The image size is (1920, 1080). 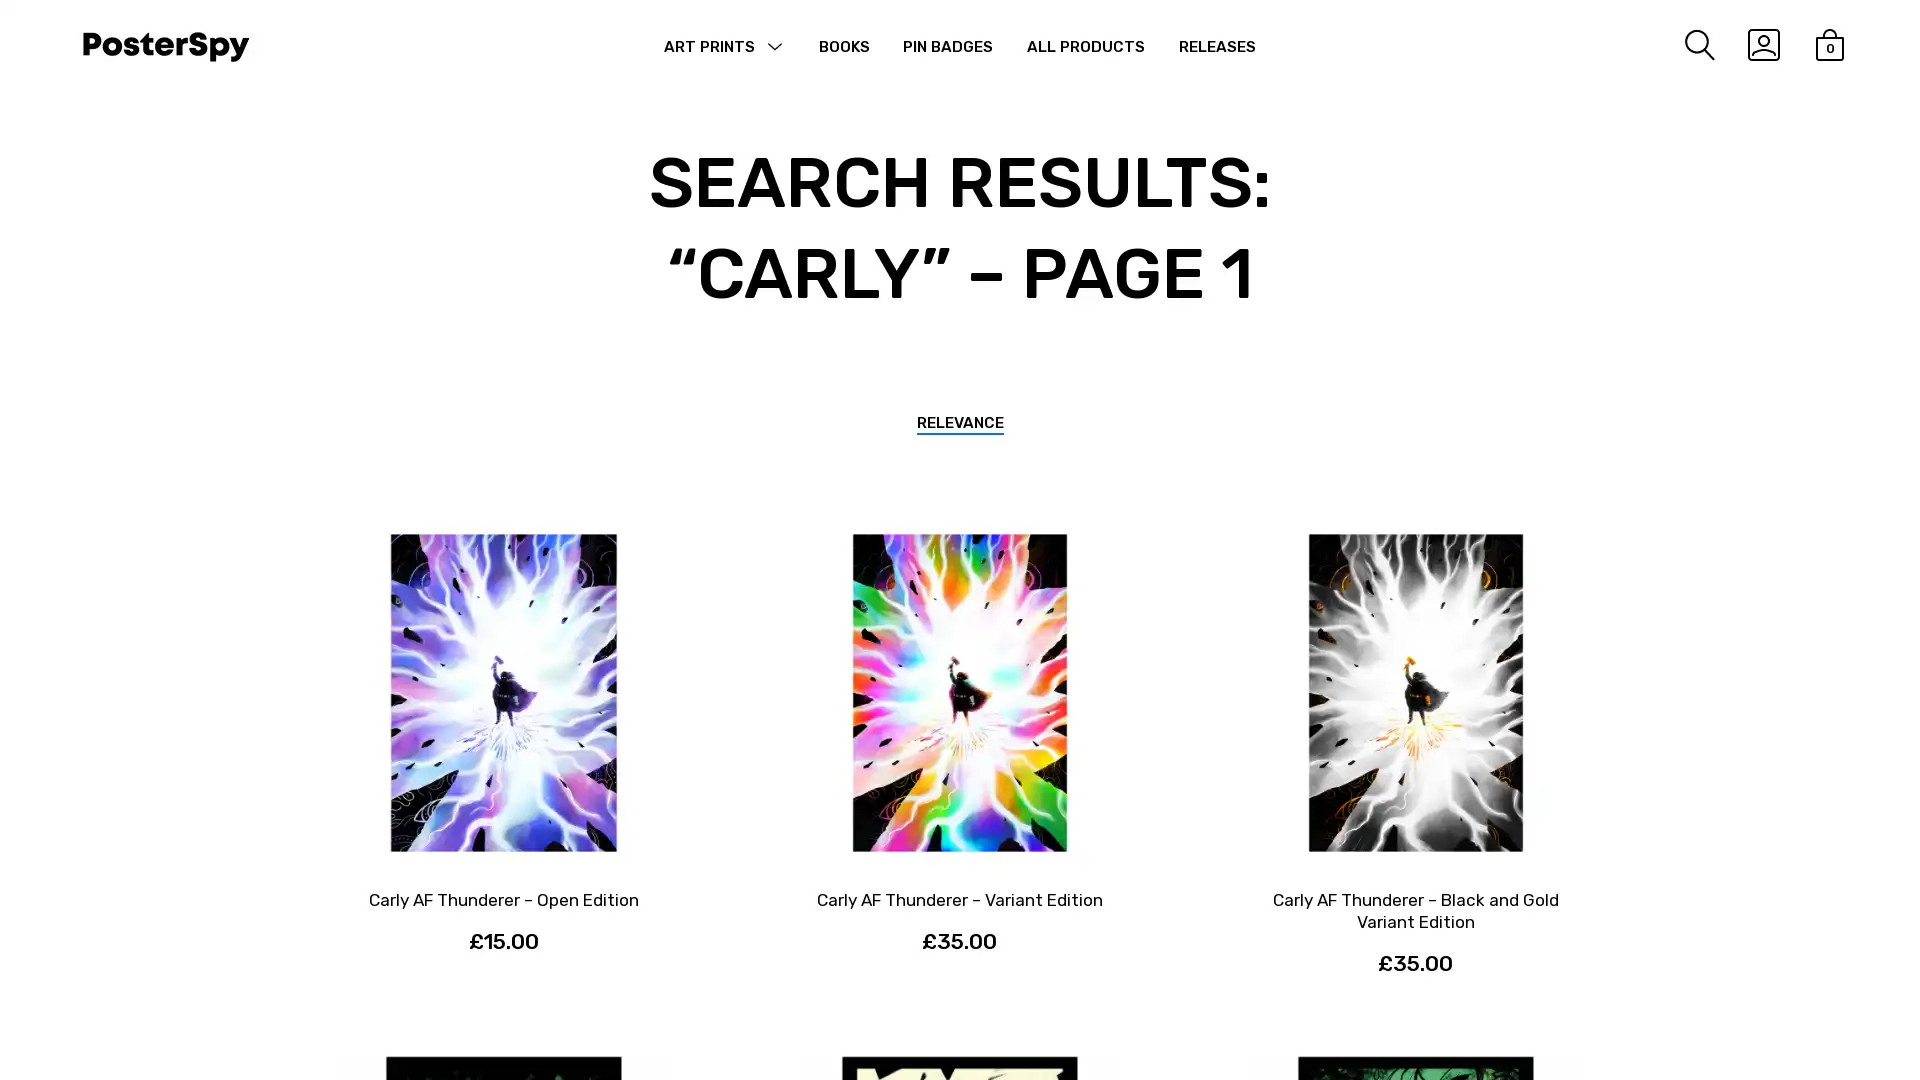 What do you see at coordinates (1680, 45) in the screenshot?
I see `SEARCH TOGGLE` at bounding box center [1680, 45].